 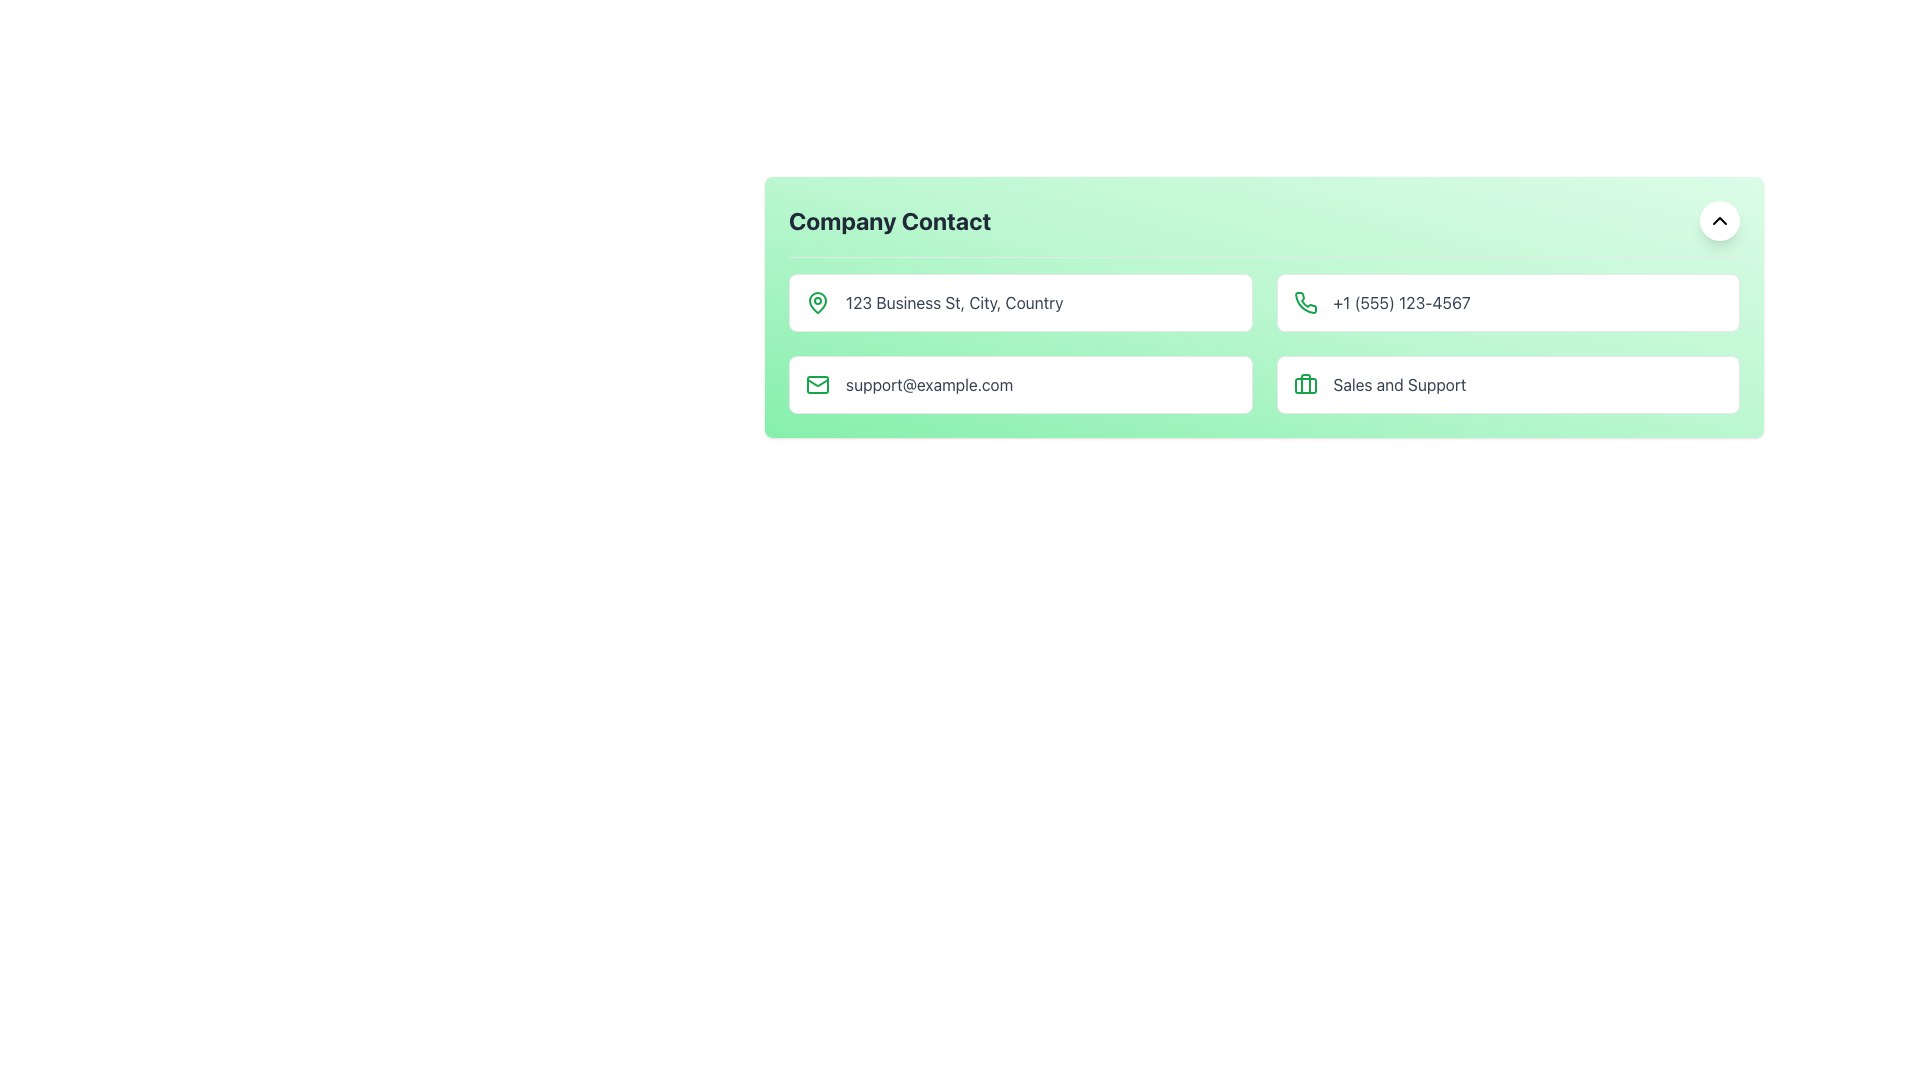 What do you see at coordinates (1020, 303) in the screenshot?
I see `the Informative display field which contains a location pin icon and the address '123 Business St, City, Country' on a green background` at bounding box center [1020, 303].